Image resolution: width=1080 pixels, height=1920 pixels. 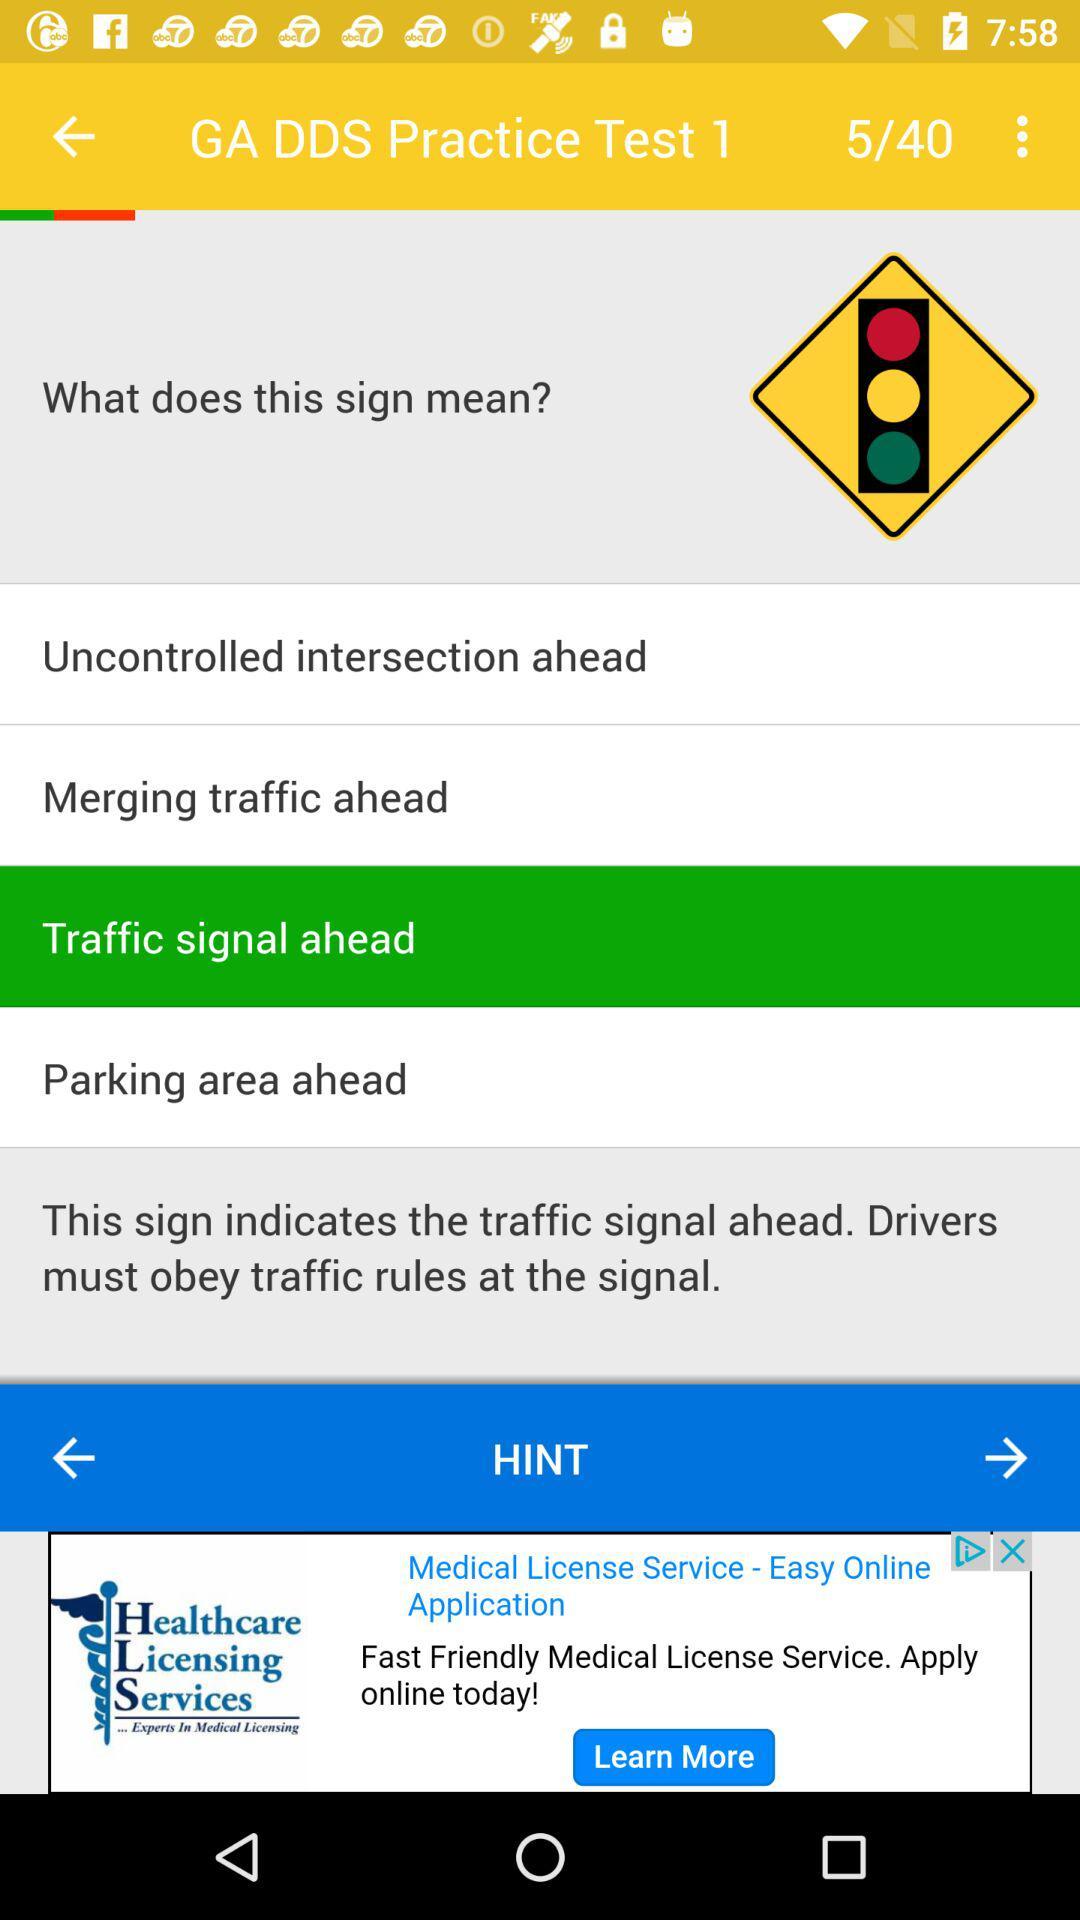 I want to click on next, so click(x=1006, y=1458).